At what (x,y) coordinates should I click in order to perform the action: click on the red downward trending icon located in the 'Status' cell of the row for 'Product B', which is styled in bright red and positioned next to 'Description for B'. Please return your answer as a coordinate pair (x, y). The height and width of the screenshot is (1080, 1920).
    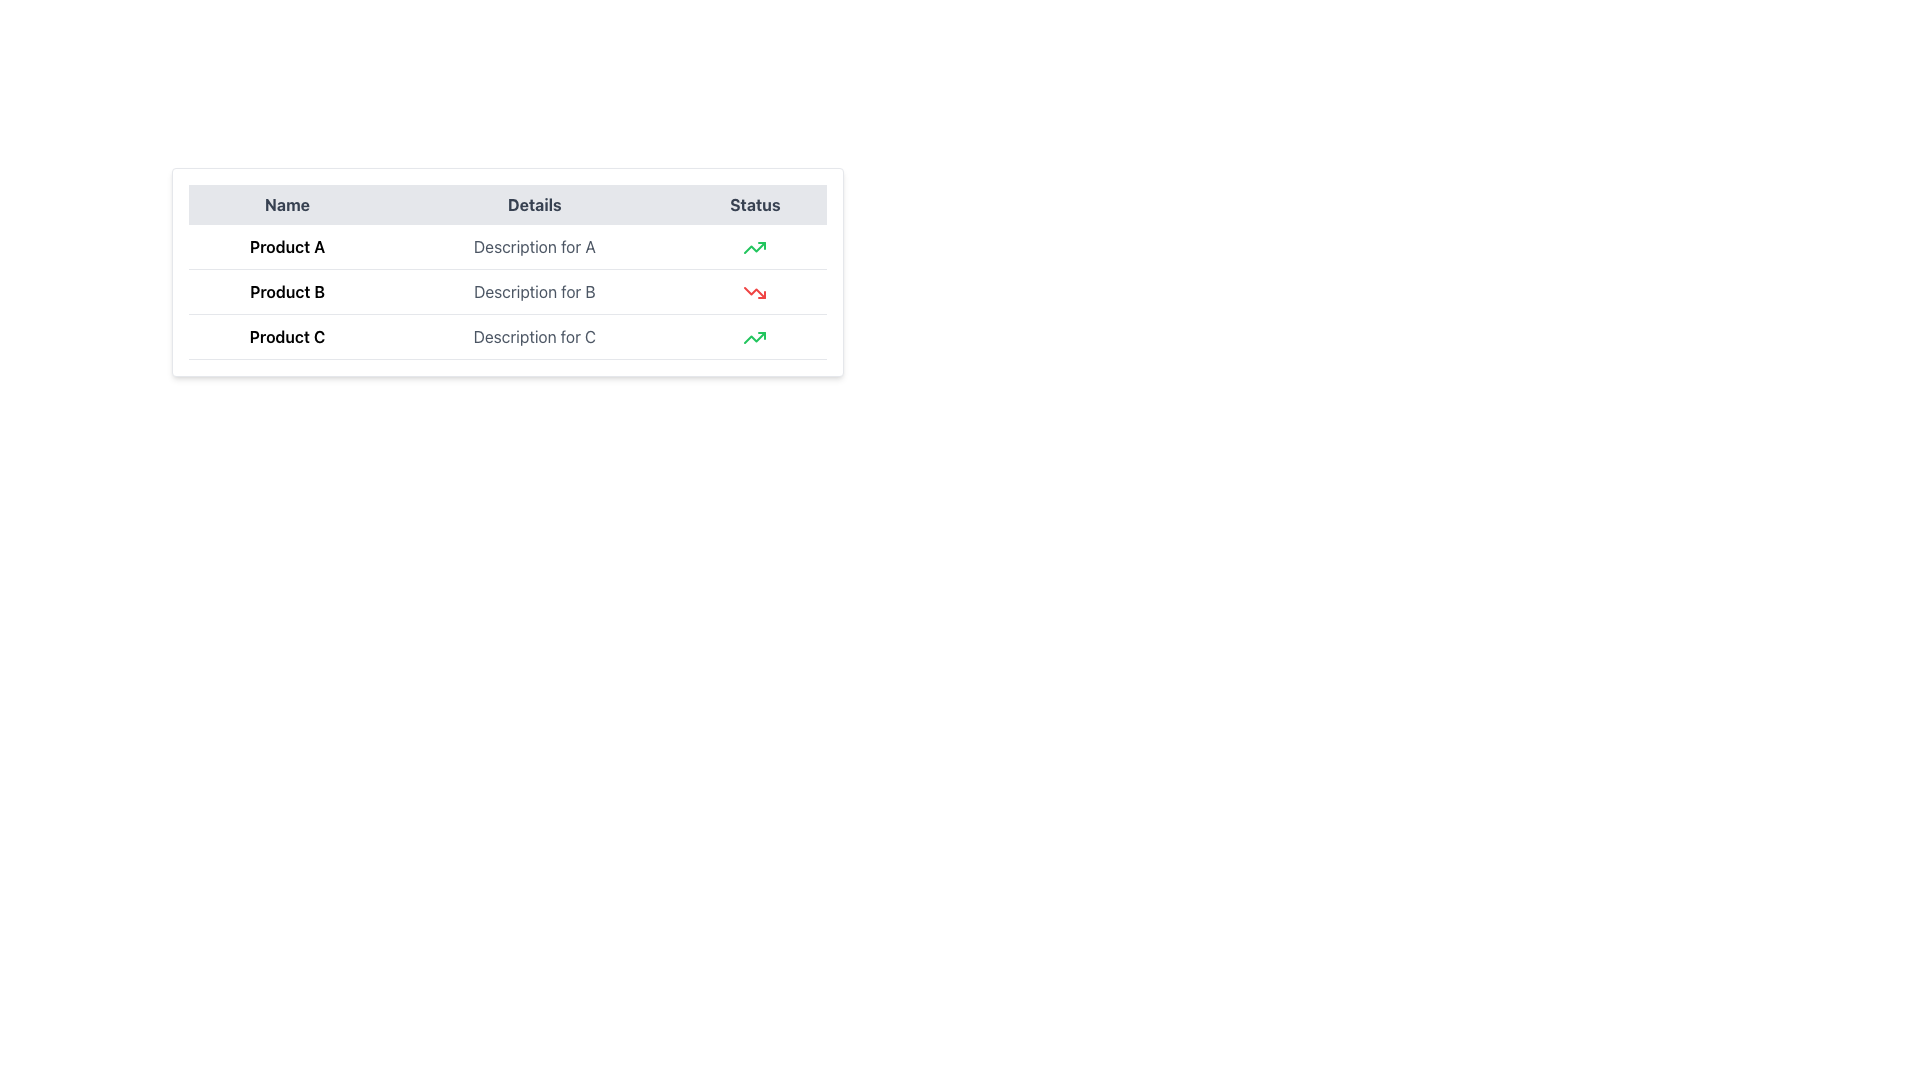
    Looking at the image, I should click on (754, 292).